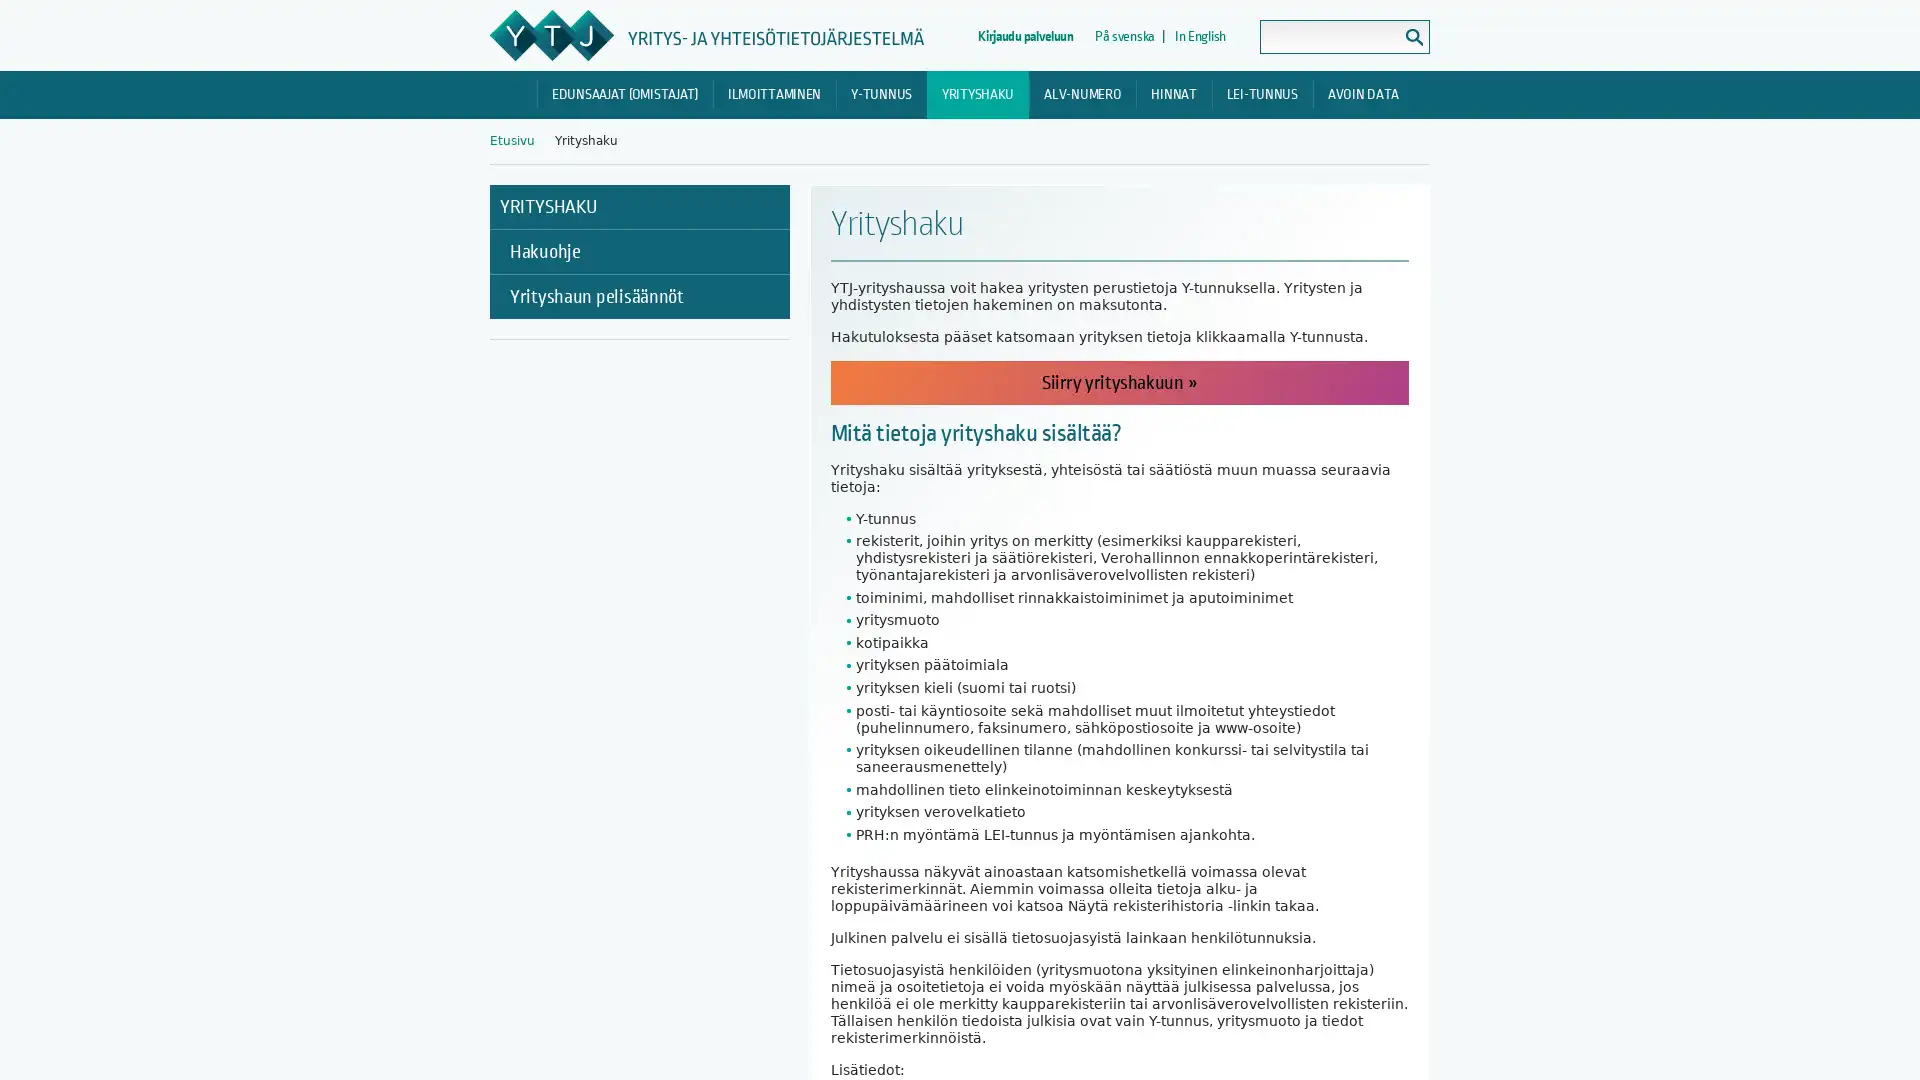  I want to click on Etsi, so click(1413, 37).